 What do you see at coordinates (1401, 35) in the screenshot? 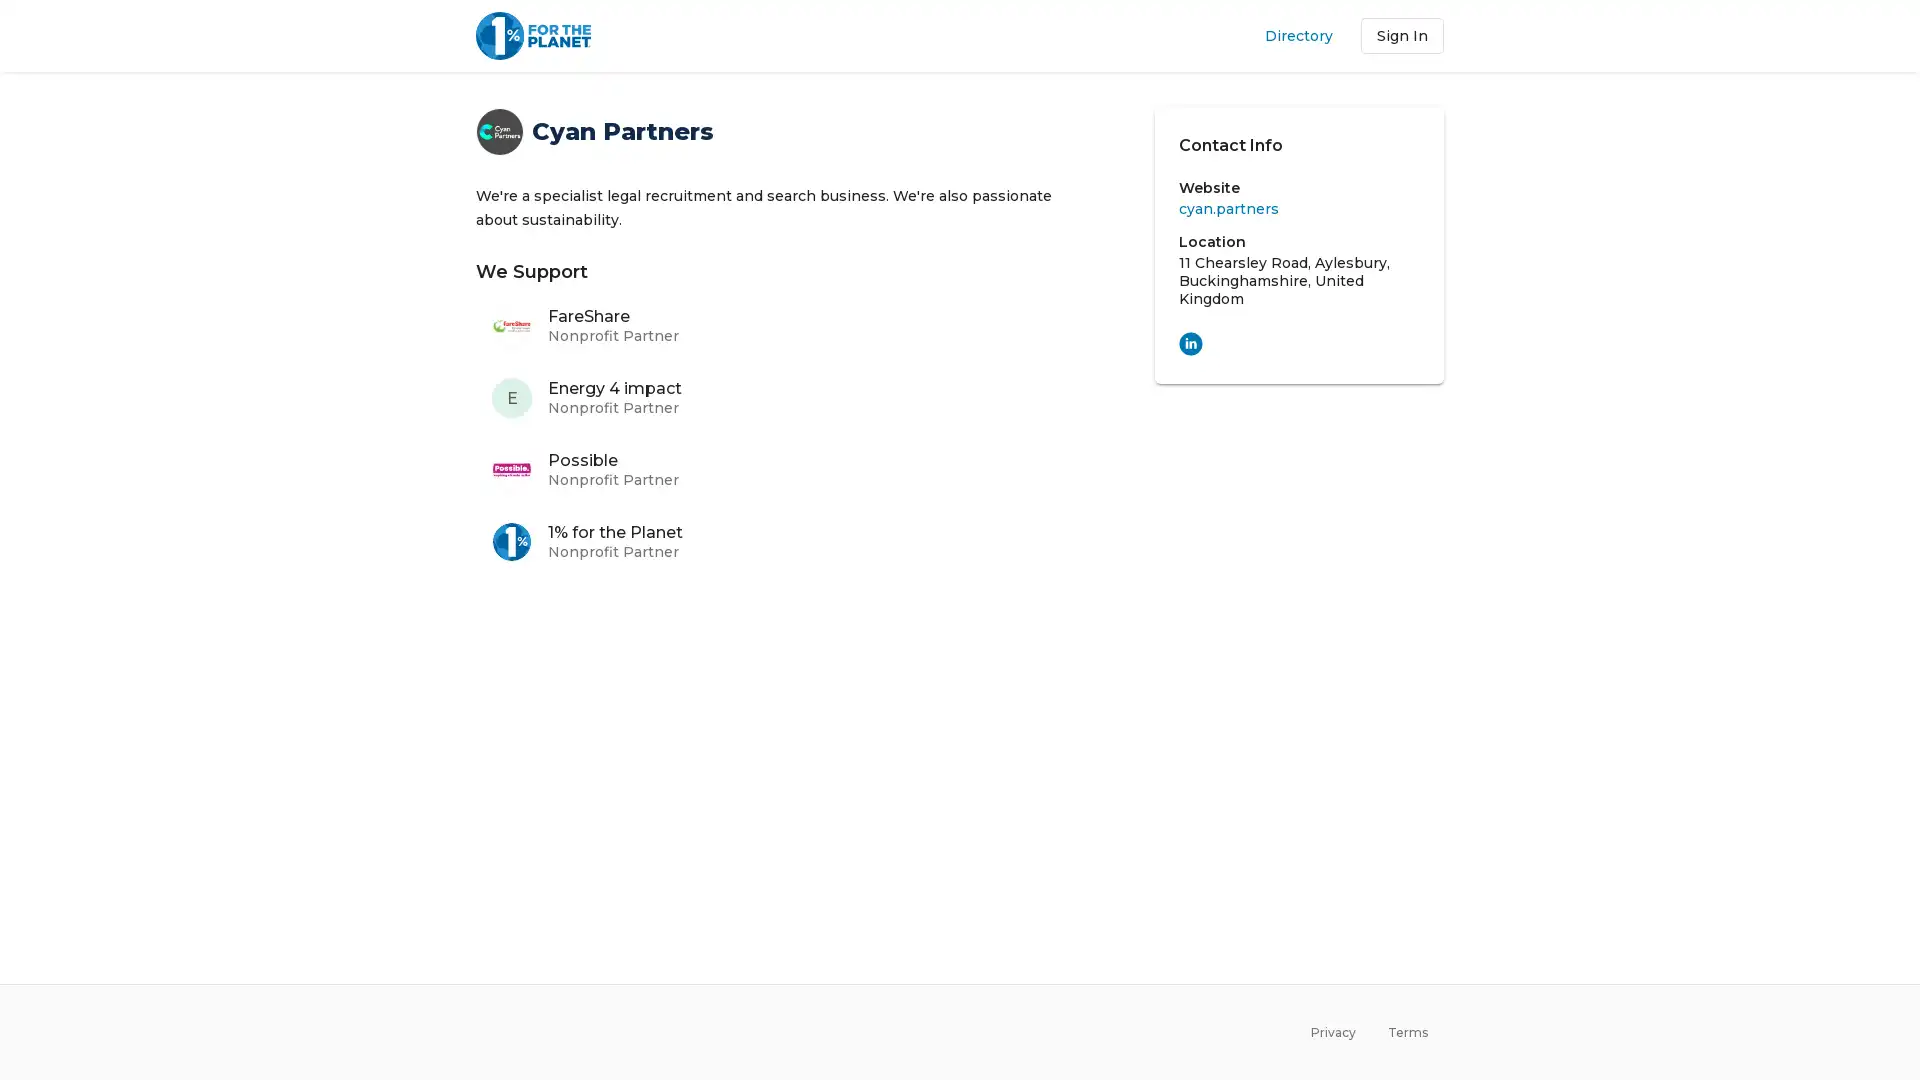
I see `Sign In` at bounding box center [1401, 35].